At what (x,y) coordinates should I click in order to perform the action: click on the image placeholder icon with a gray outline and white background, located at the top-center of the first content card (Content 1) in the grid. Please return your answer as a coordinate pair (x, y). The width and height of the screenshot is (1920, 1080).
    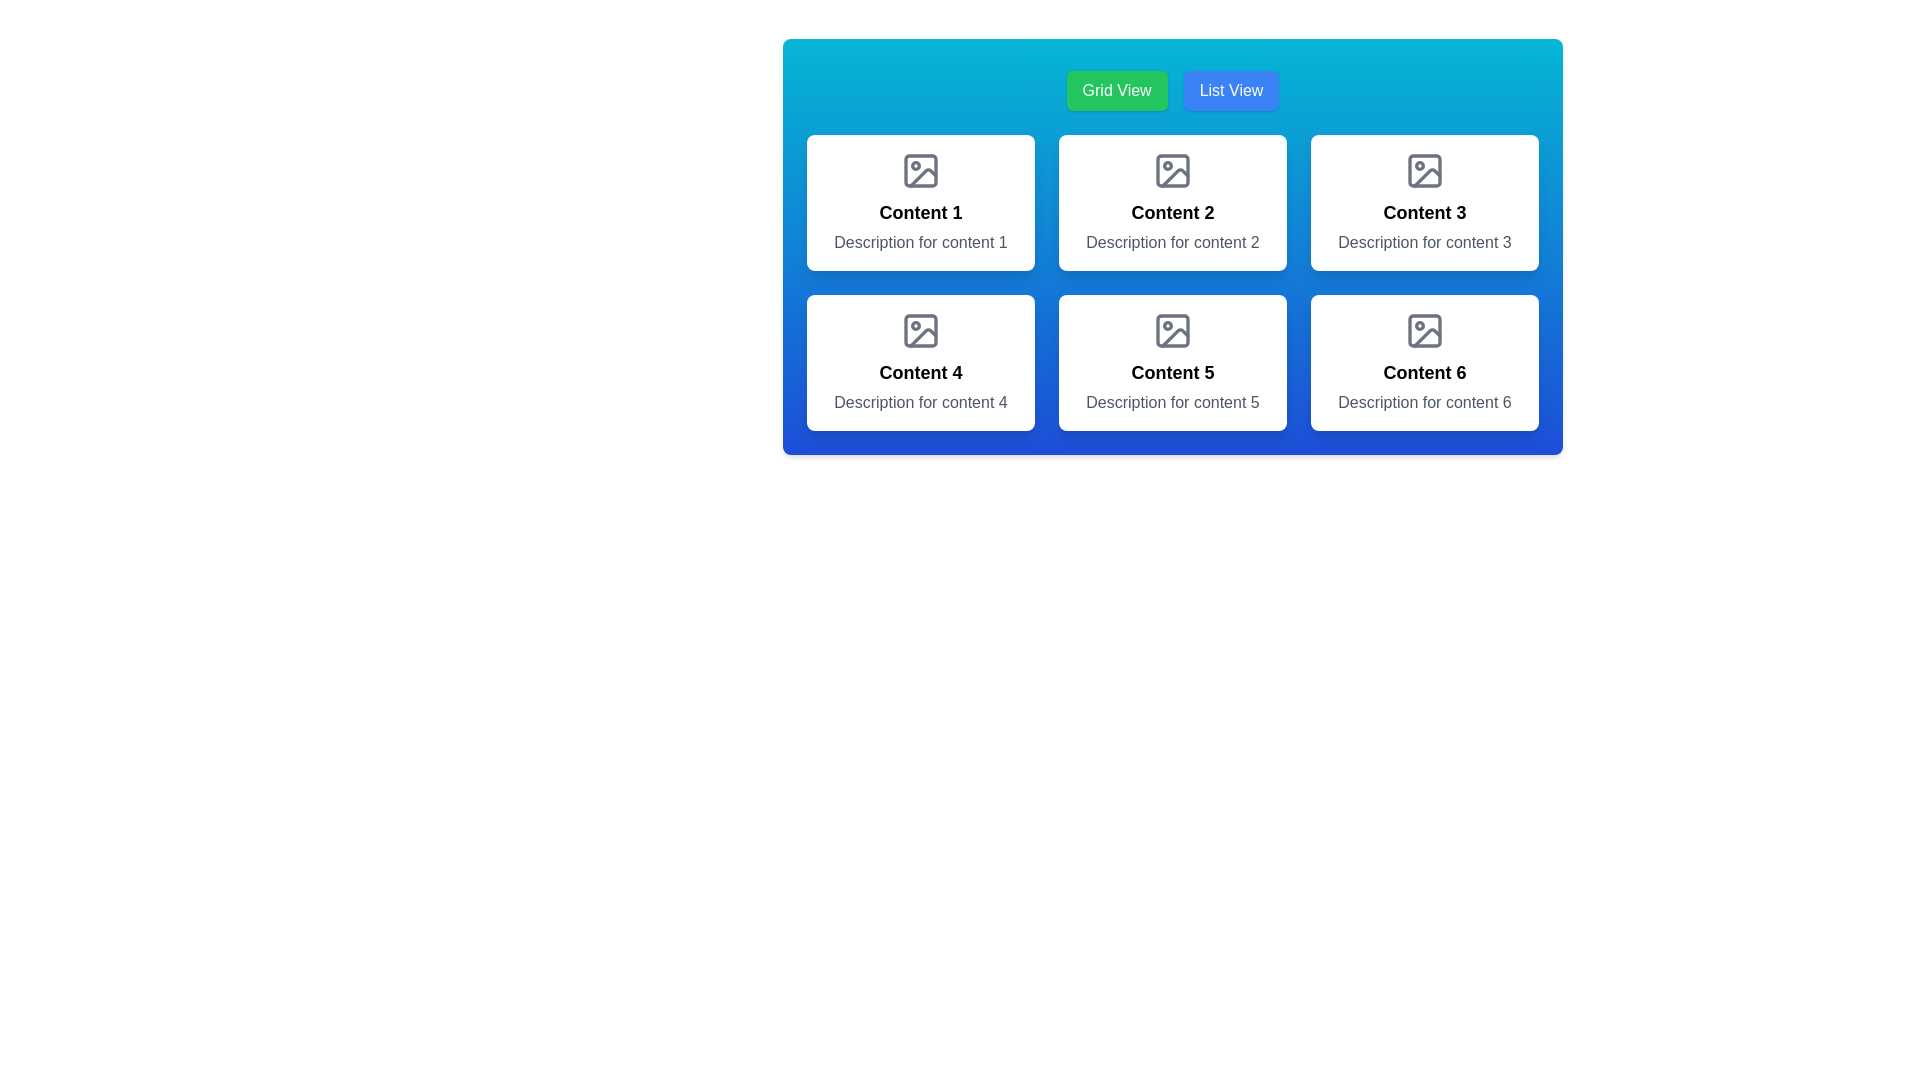
    Looking at the image, I should click on (920, 169).